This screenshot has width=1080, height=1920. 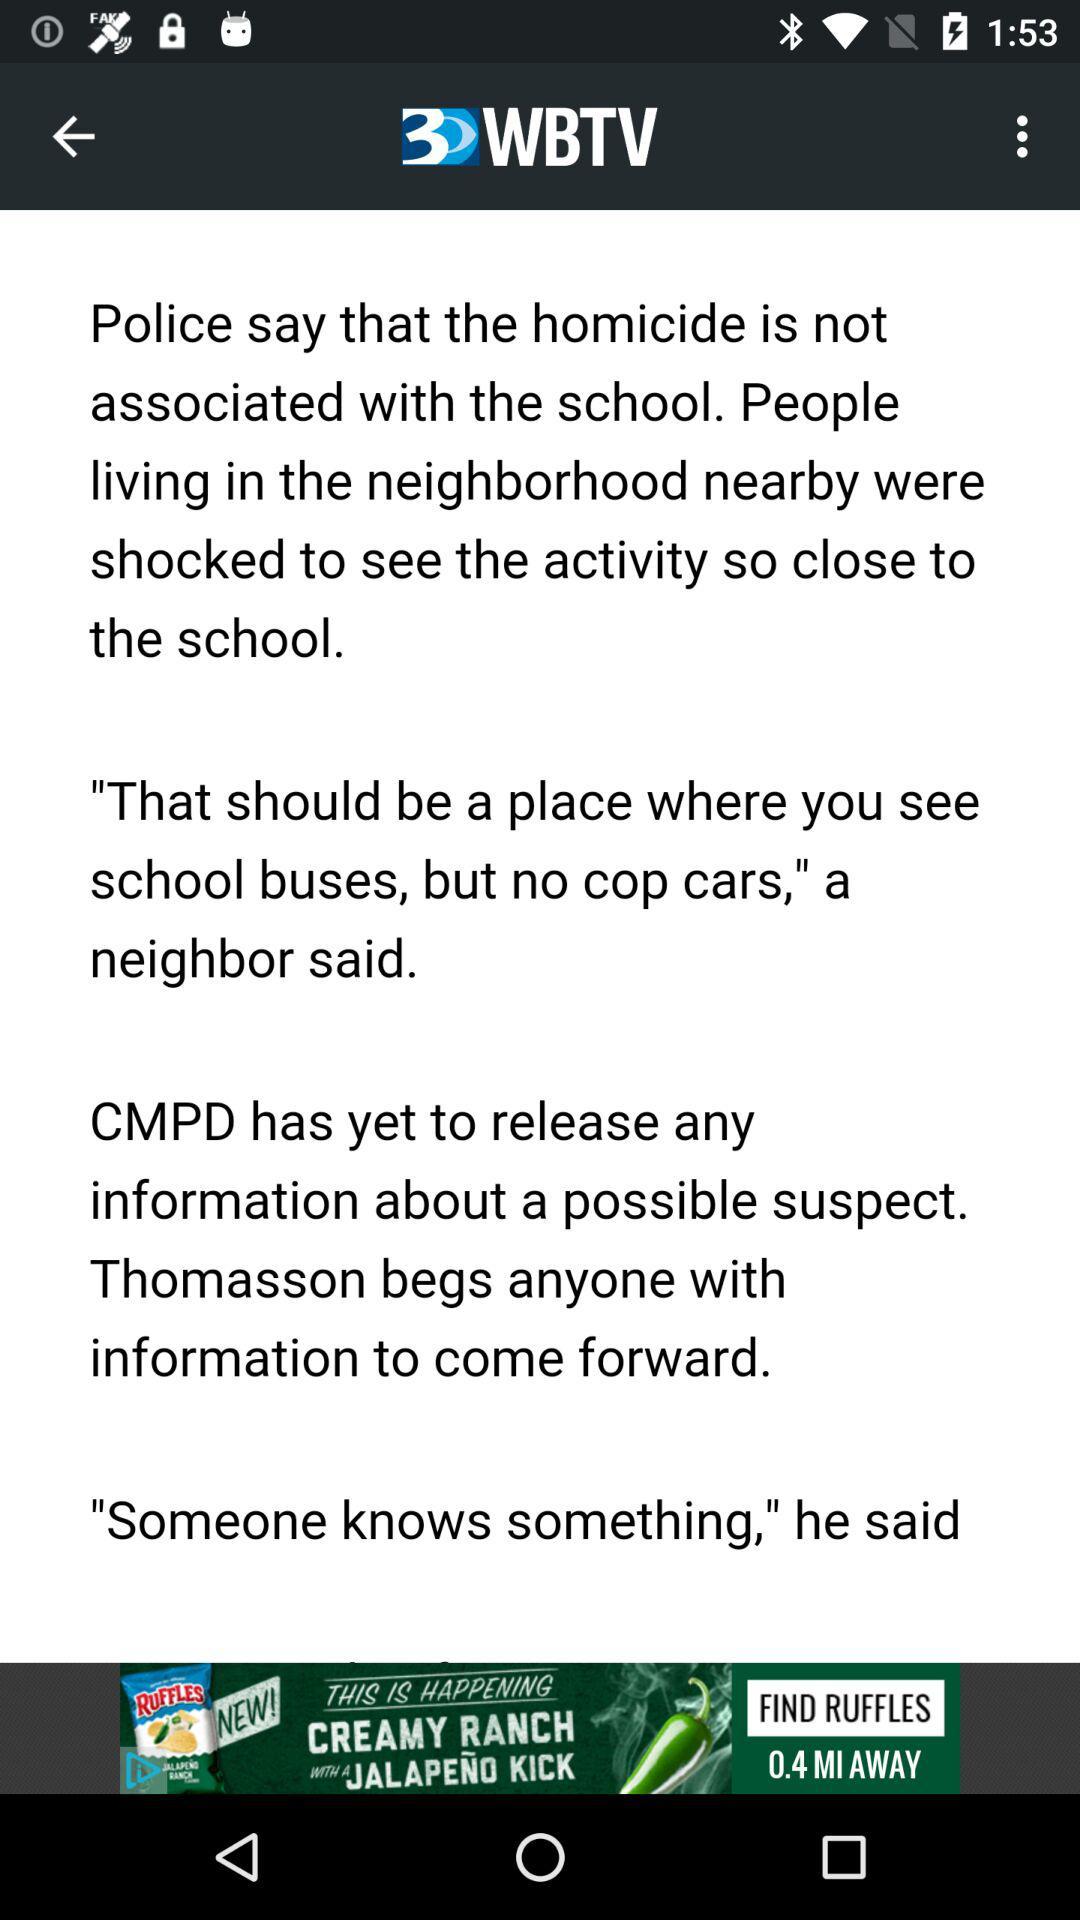 What do you see at coordinates (540, 1727) in the screenshot?
I see `the advertisement` at bounding box center [540, 1727].